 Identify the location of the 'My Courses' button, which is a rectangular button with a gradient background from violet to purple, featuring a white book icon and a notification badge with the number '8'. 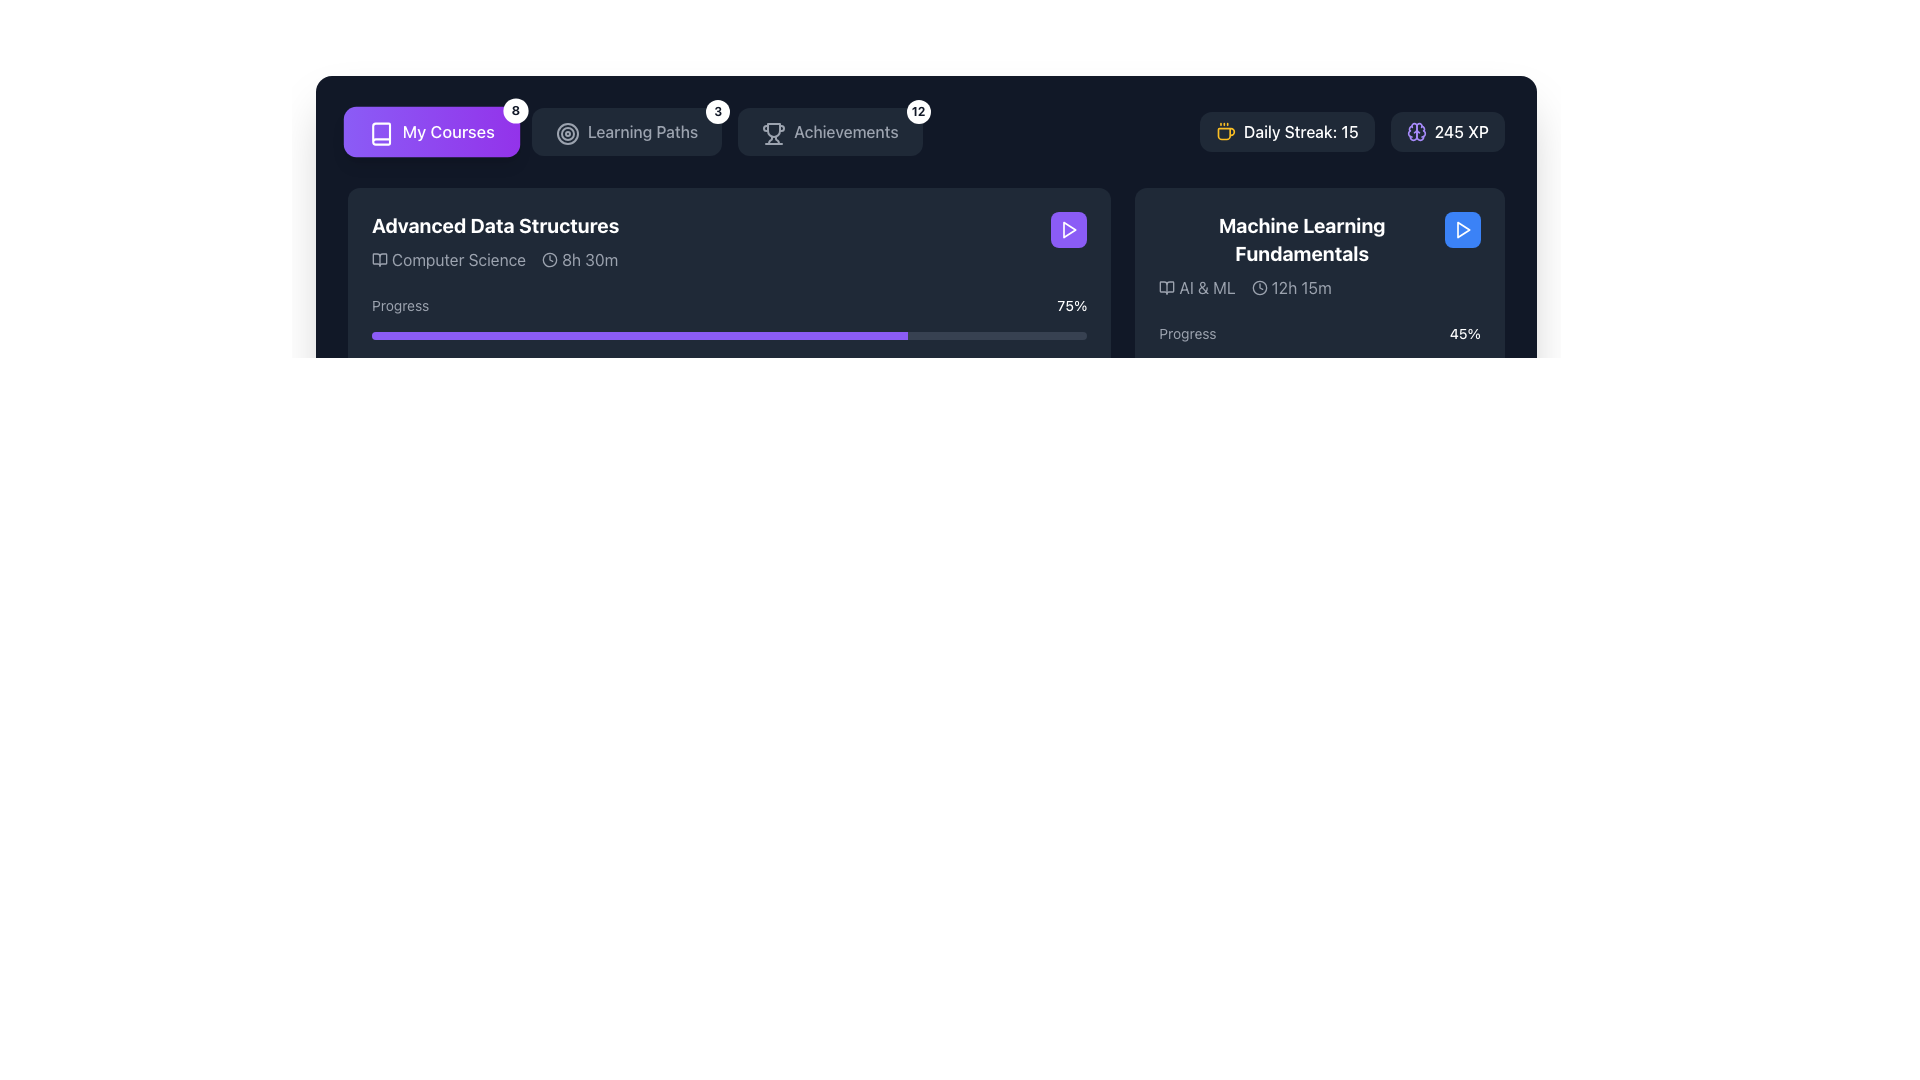
(431, 131).